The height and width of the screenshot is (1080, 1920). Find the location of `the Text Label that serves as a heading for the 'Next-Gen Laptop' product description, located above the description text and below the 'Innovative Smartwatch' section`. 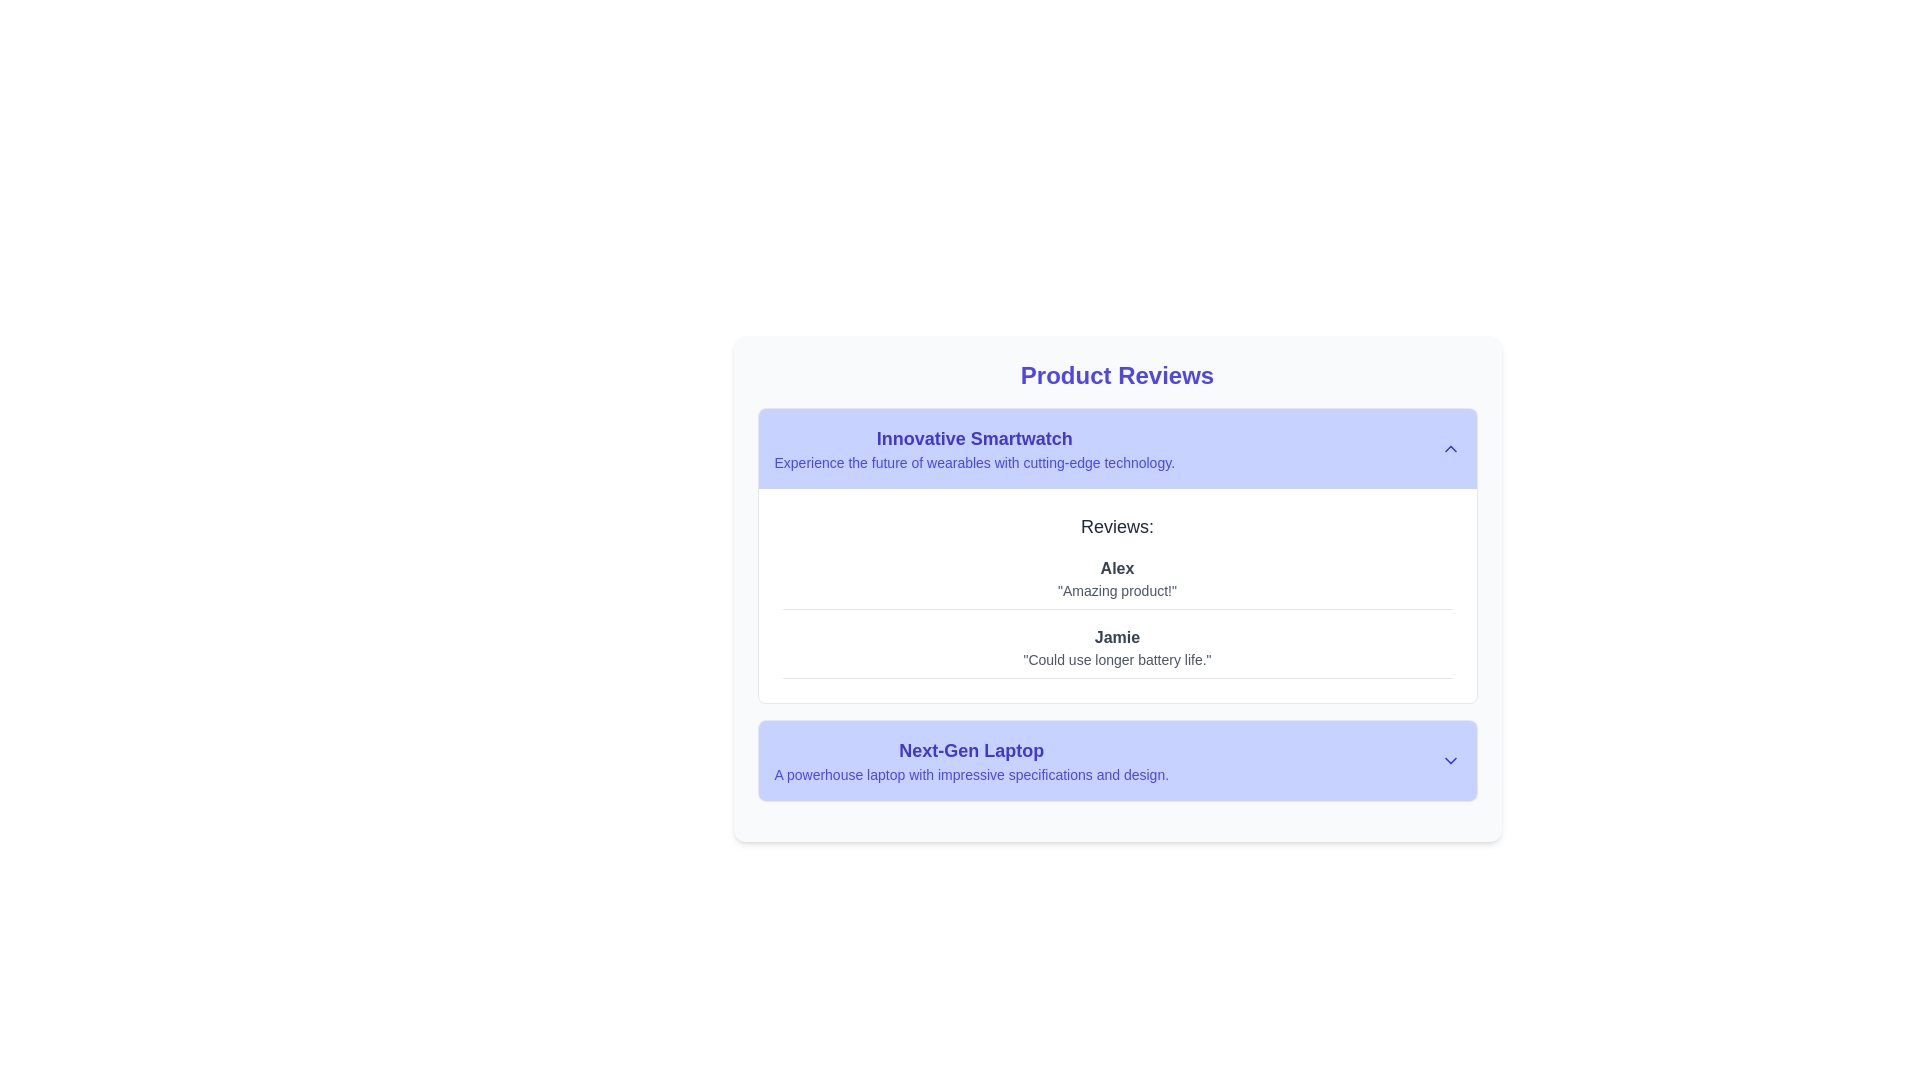

the Text Label that serves as a heading for the 'Next-Gen Laptop' product description, located above the description text and below the 'Innovative Smartwatch' section is located at coordinates (971, 751).